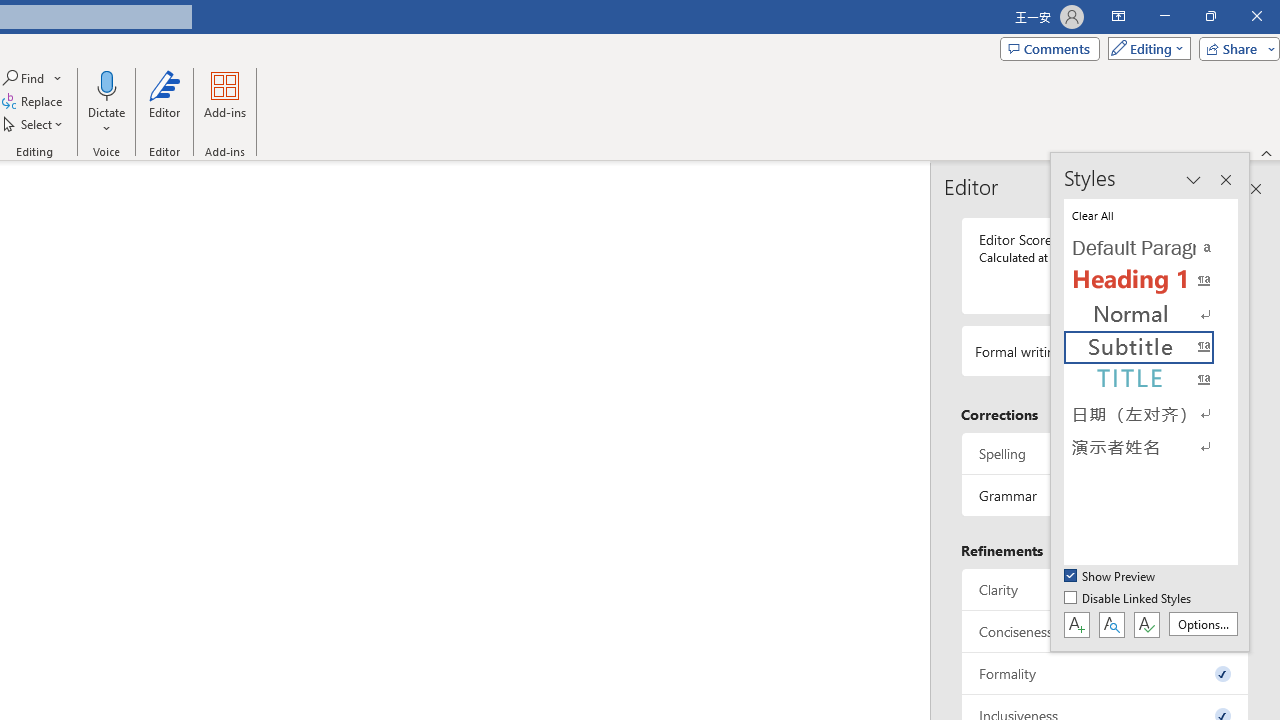 This screenshot has width=1280, height=720. Describe the element at coordinates (1150, 314) in the screenshot. I see `'Normal'` at that location.